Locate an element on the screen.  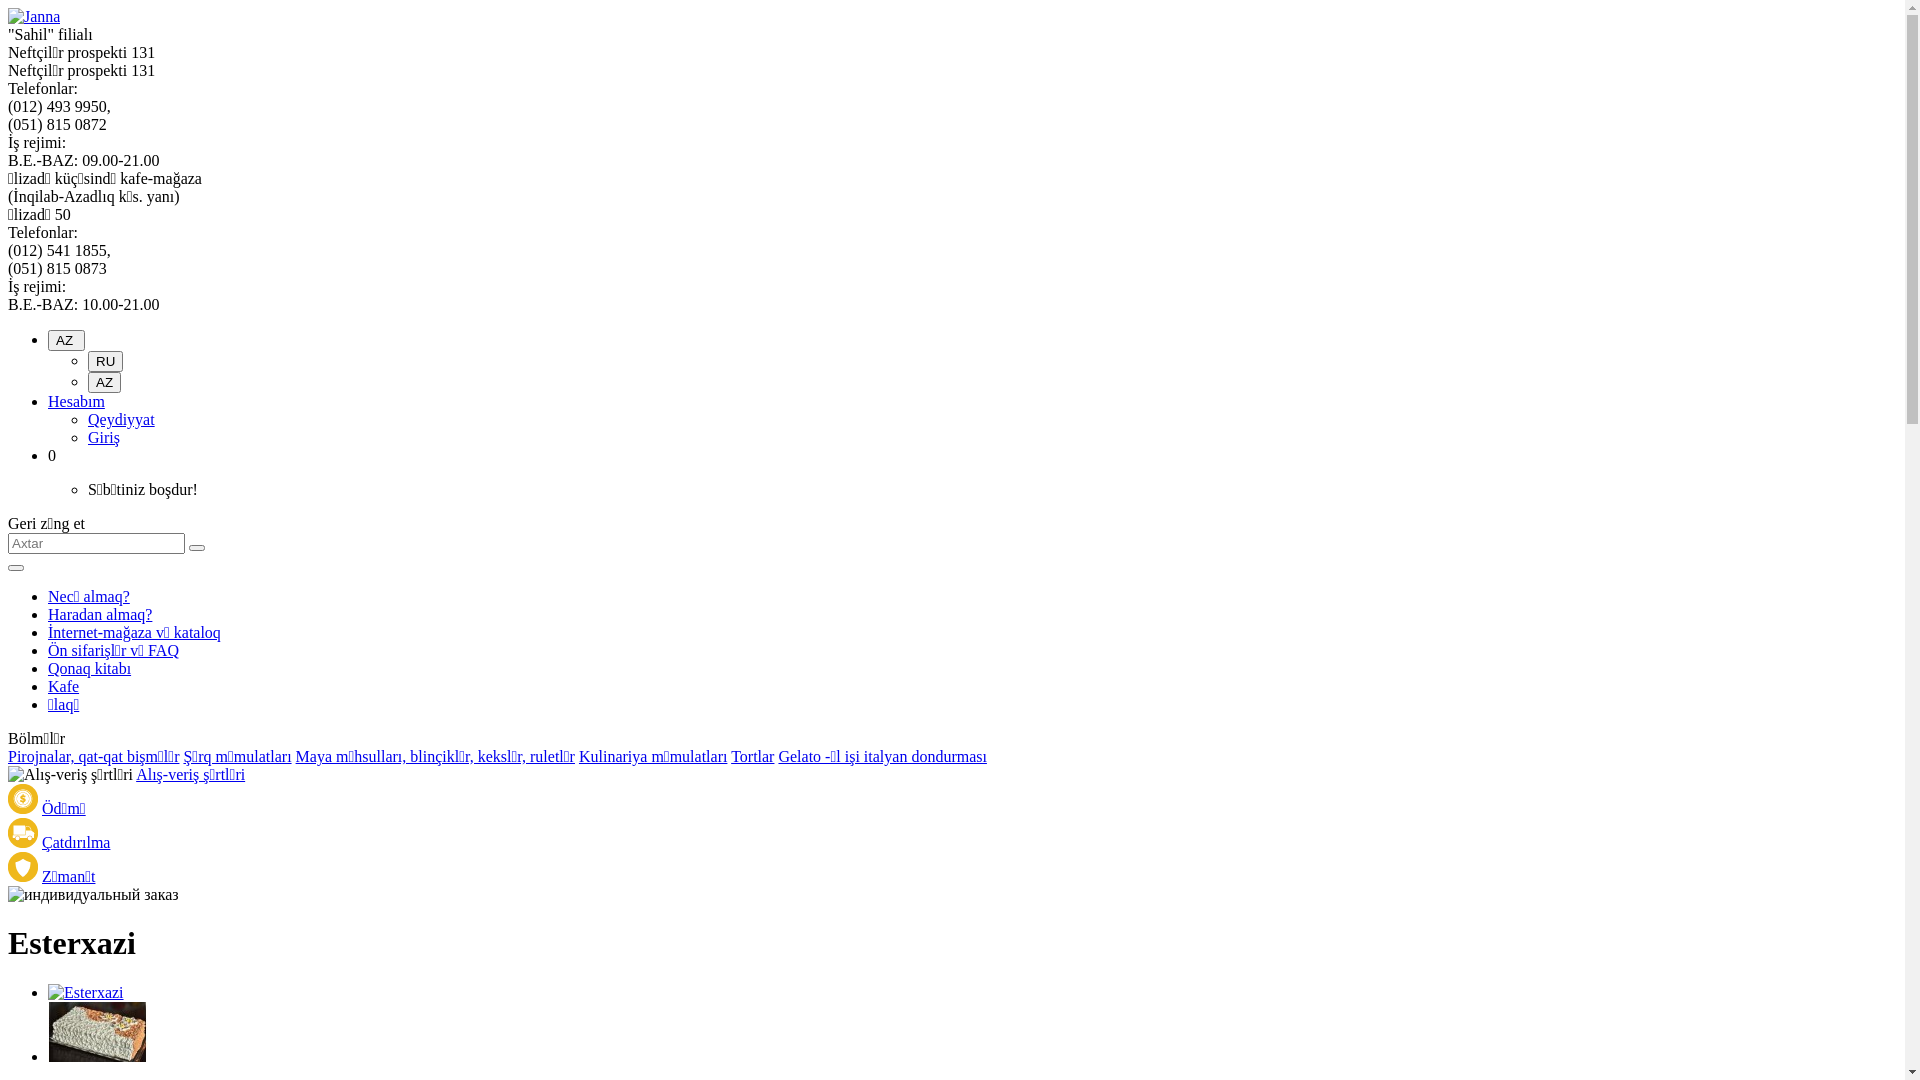
'Qeydiyyat' is located at coordinates (86, 418).